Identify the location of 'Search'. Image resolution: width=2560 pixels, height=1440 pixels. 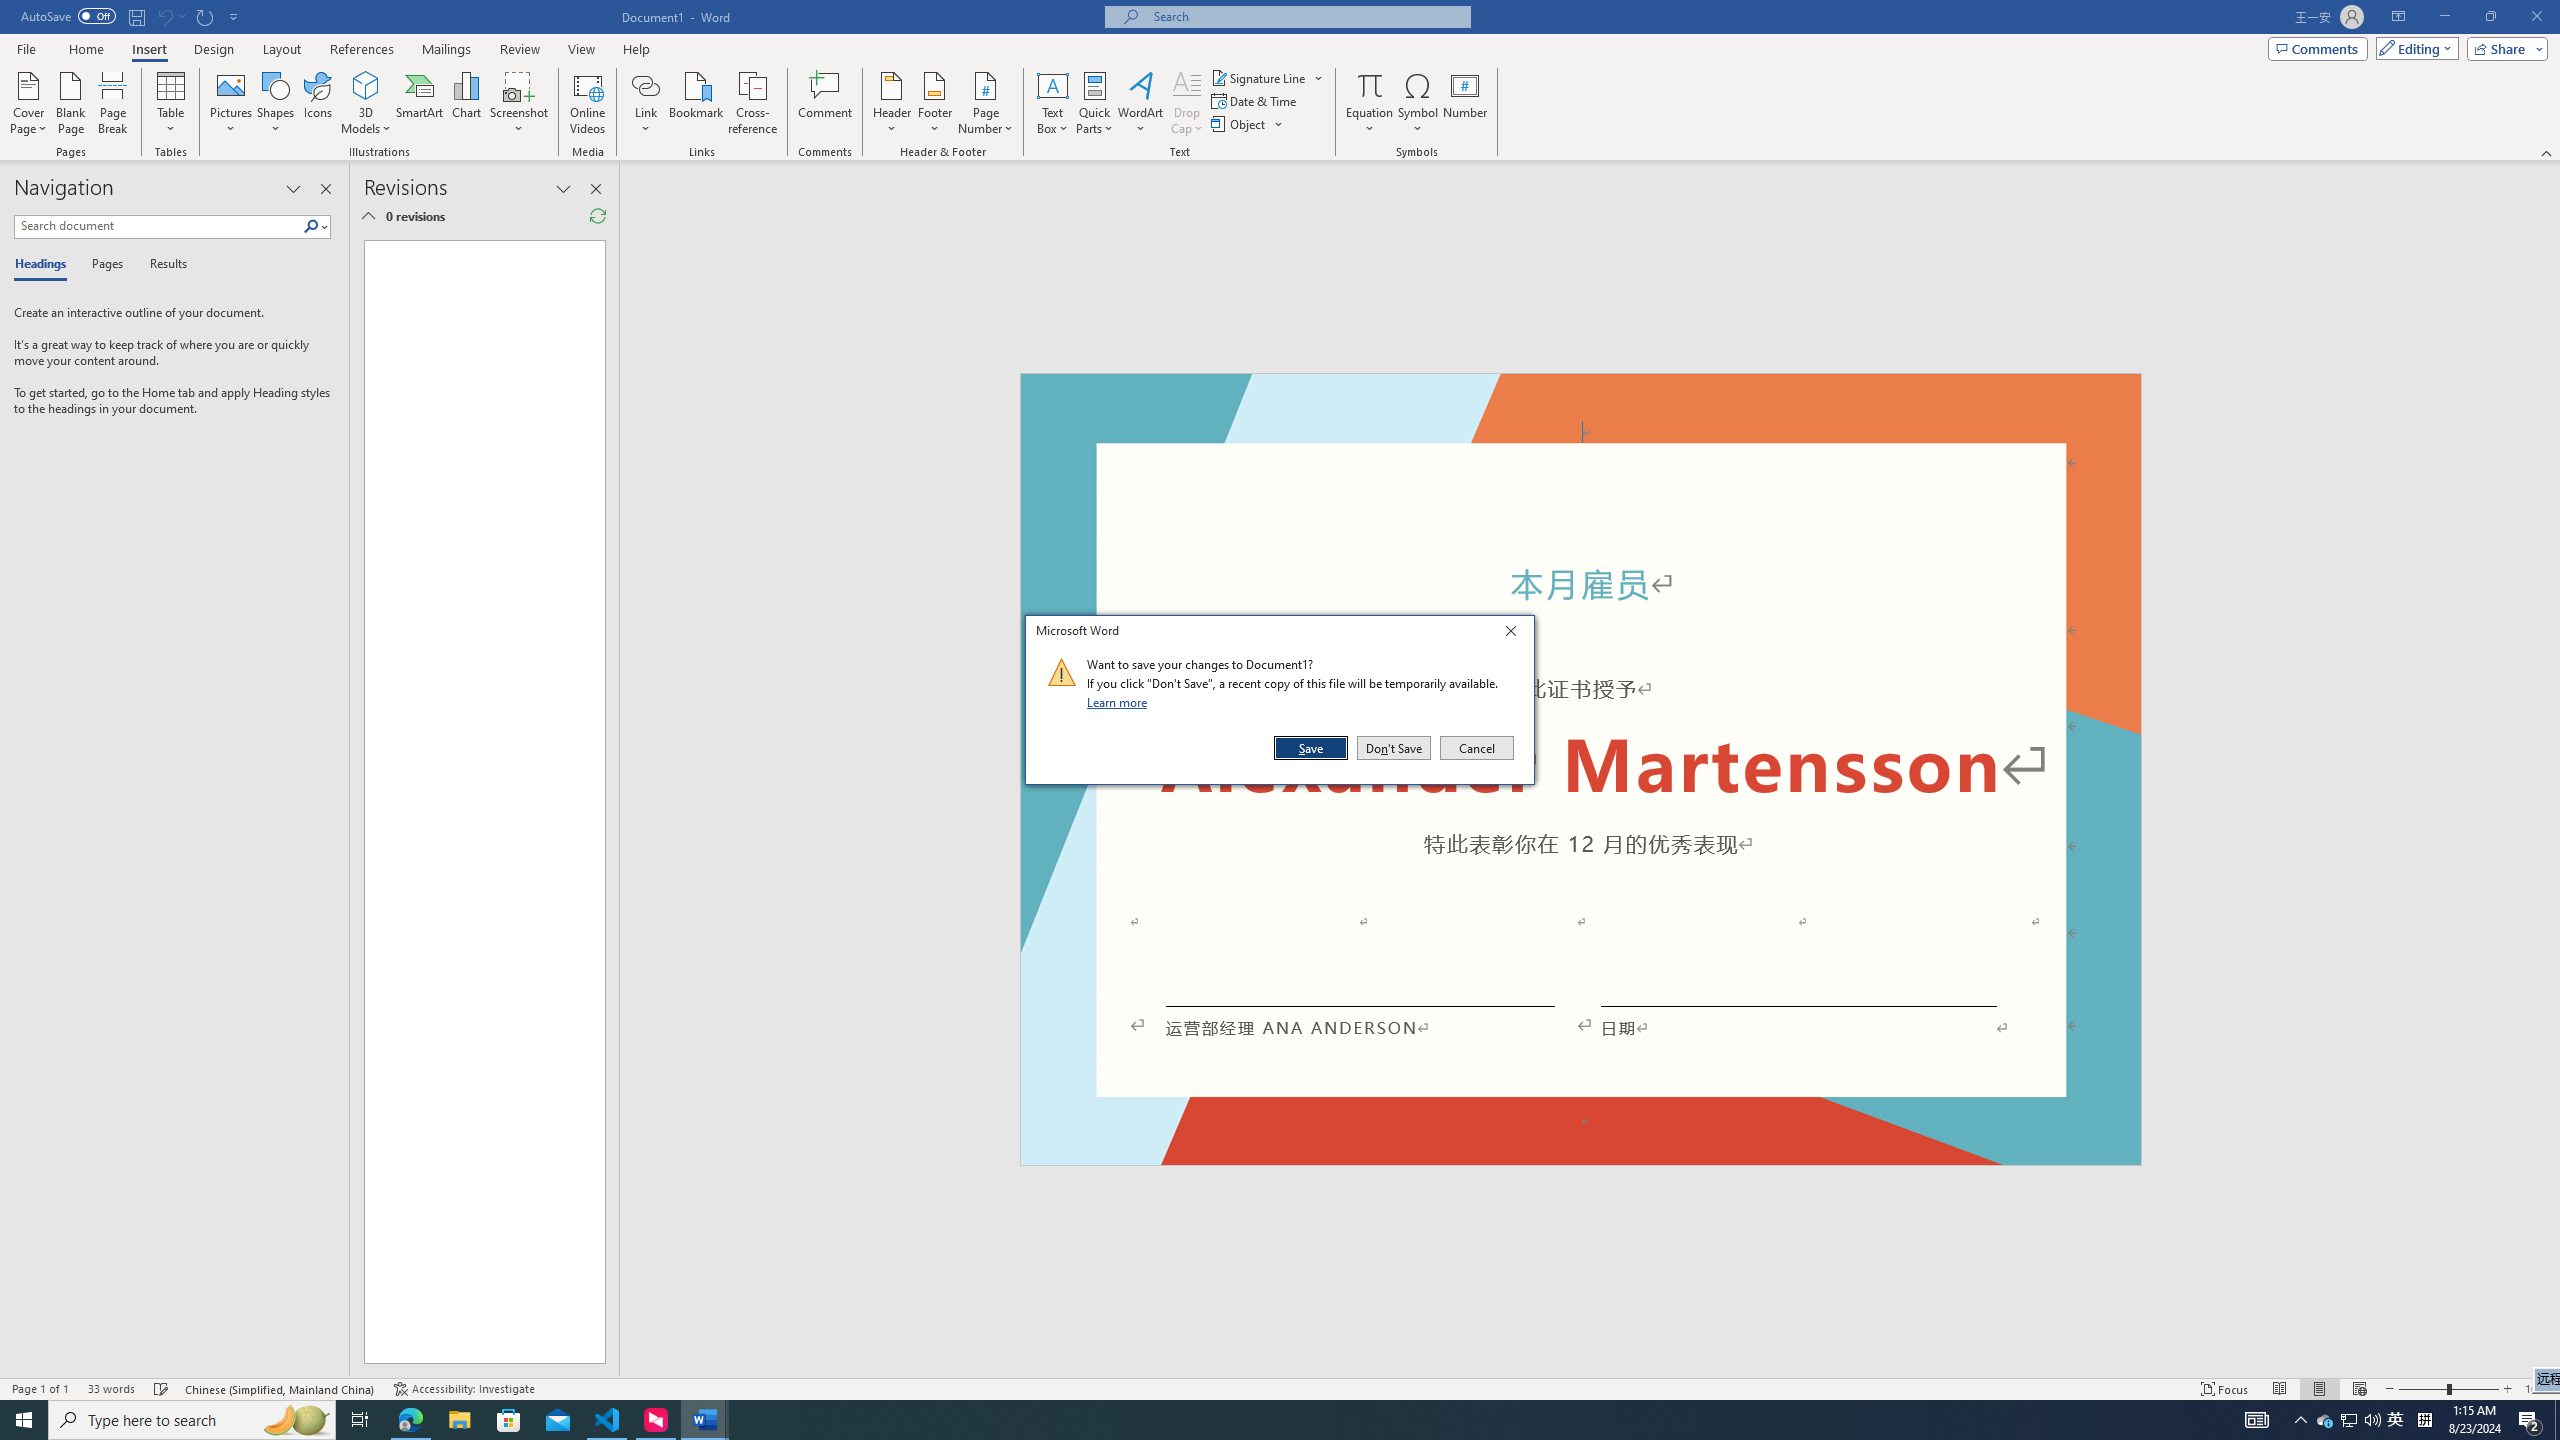
(315, 225).